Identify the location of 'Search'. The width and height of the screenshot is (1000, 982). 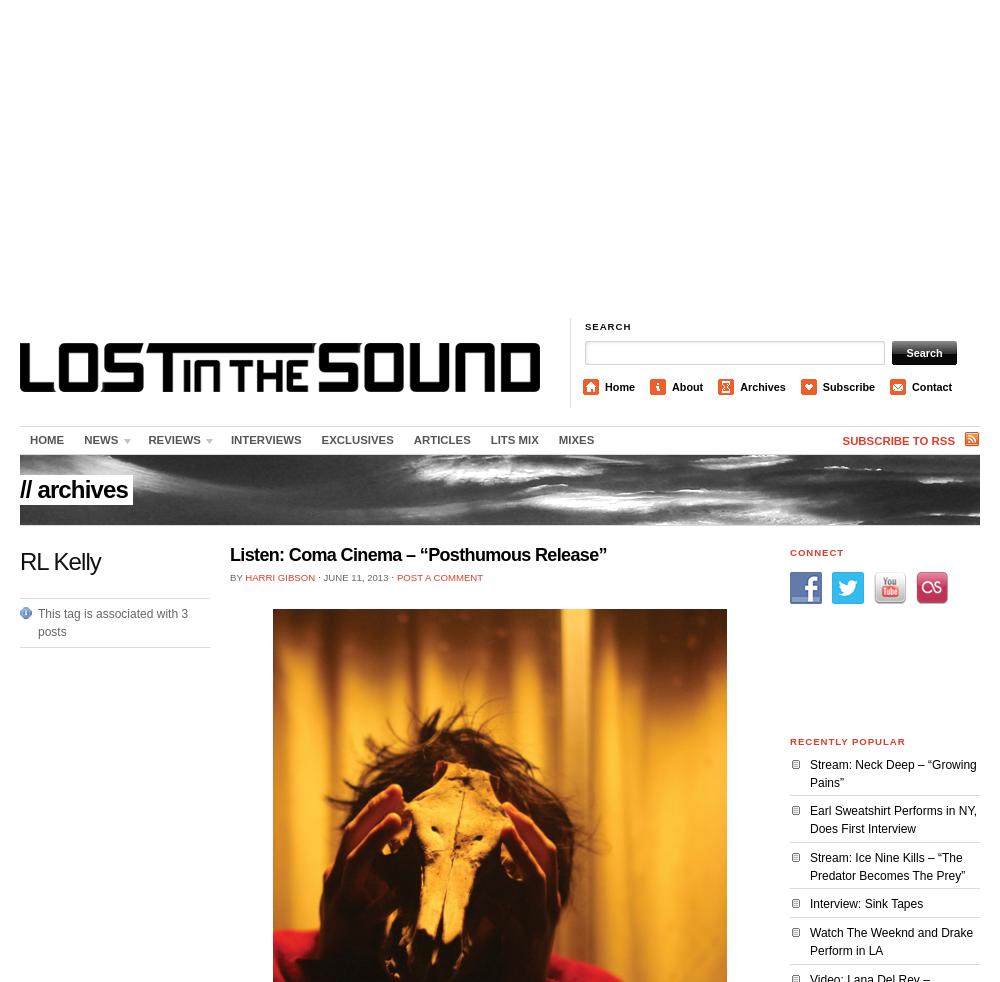
(584, 326).